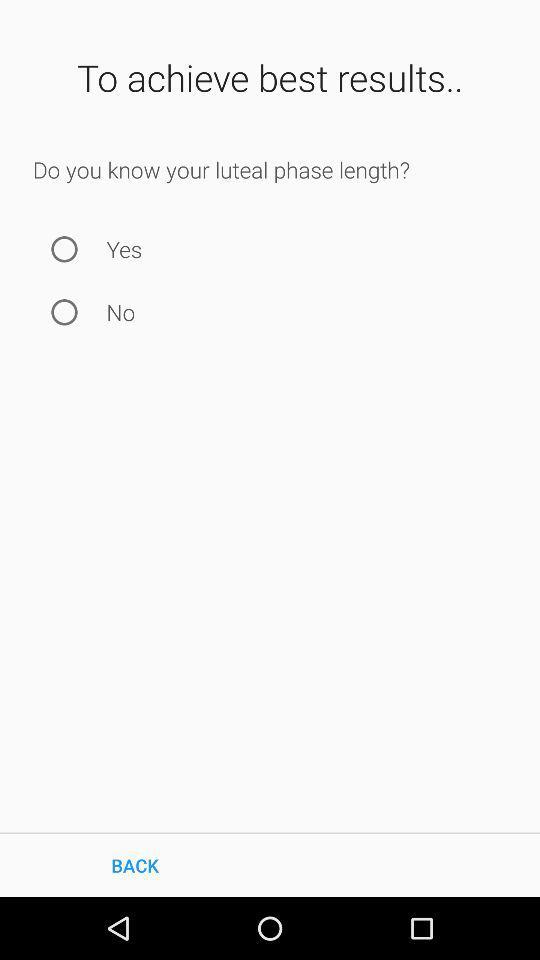 The width and height of the screenshot is (540, 960). I want to click on option, so click(64, 312).